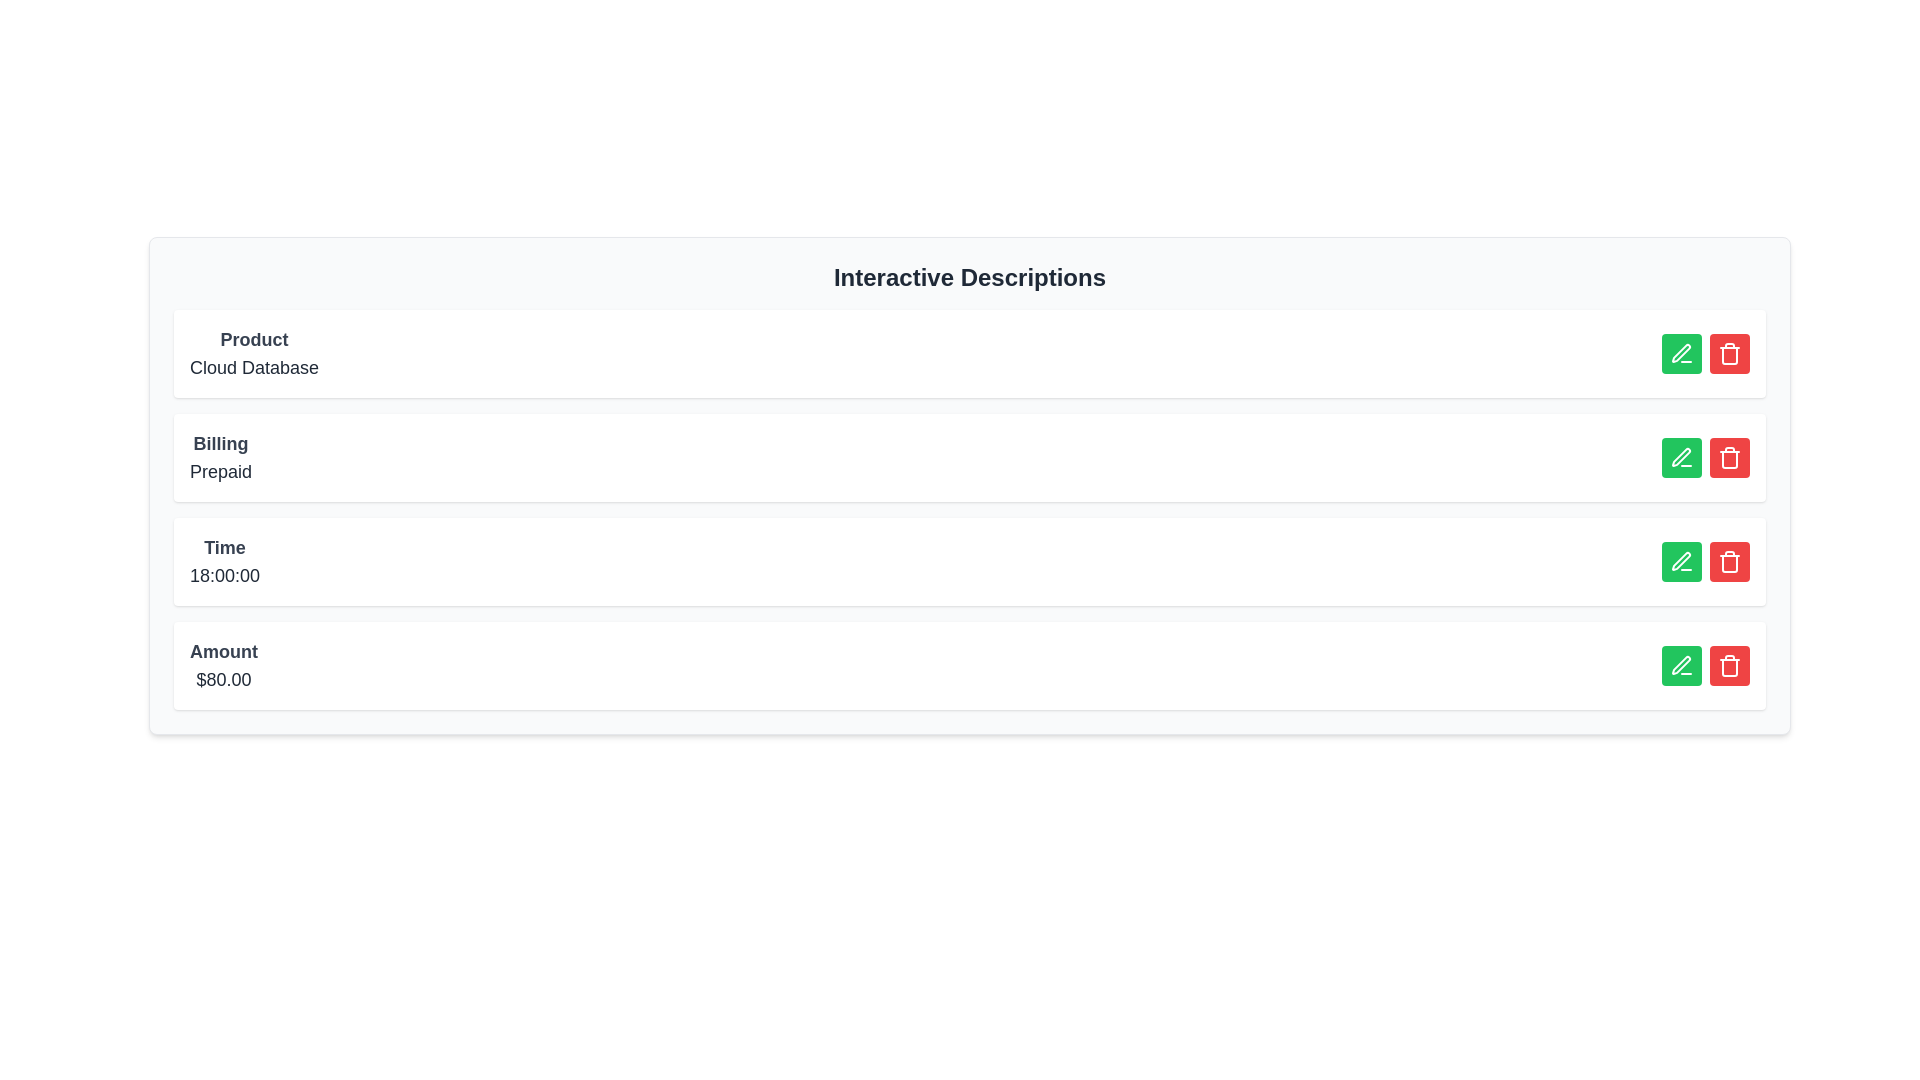 The image size is (1920, 1080). I want to click on the green rectangular button with a pen icon, so click(1680, 562).